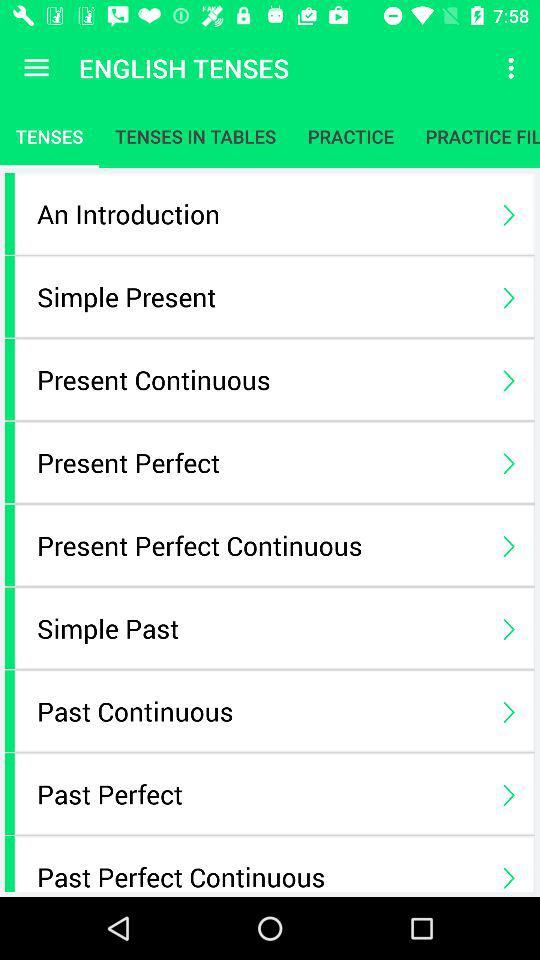 The width and height of the screenshot is (540, 960). I want to click on the simple past, so click(259, 627).